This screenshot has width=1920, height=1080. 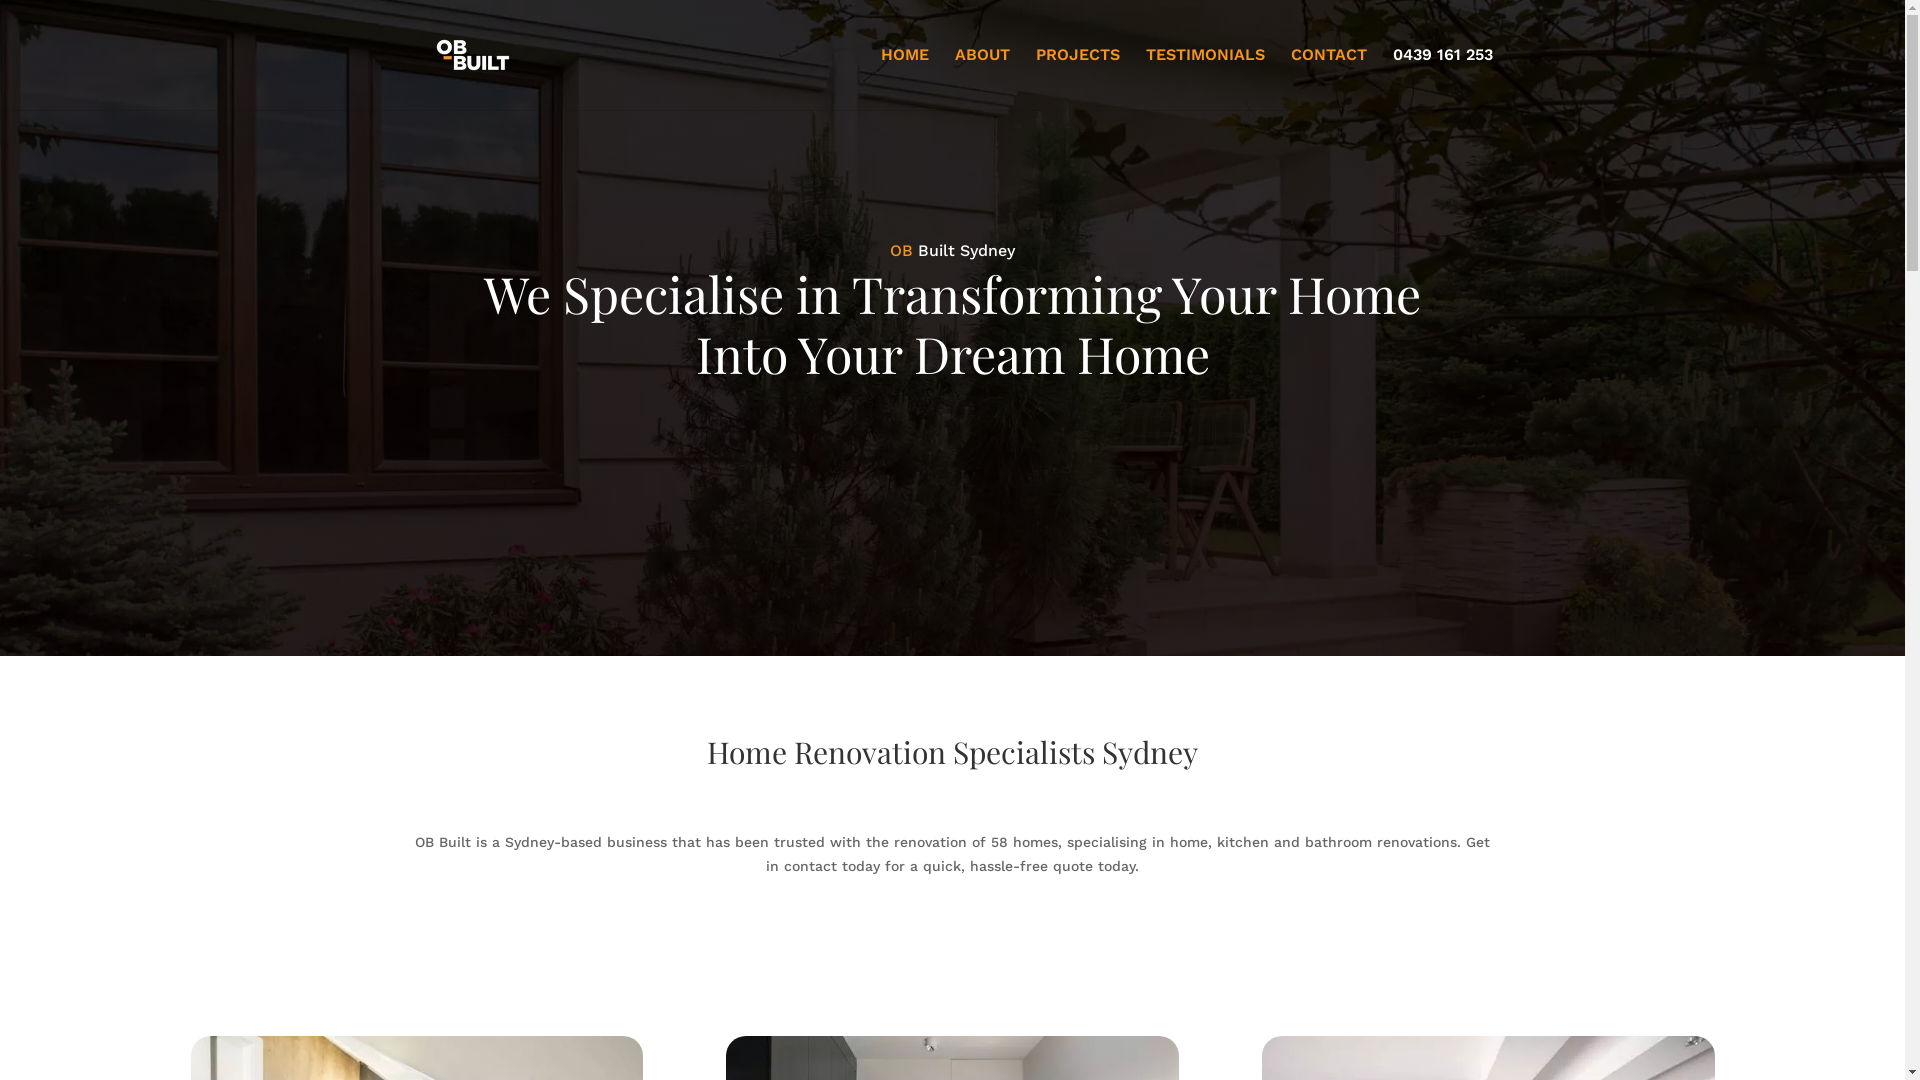 I want to click on 'HOME', so click(x=902, y=77).